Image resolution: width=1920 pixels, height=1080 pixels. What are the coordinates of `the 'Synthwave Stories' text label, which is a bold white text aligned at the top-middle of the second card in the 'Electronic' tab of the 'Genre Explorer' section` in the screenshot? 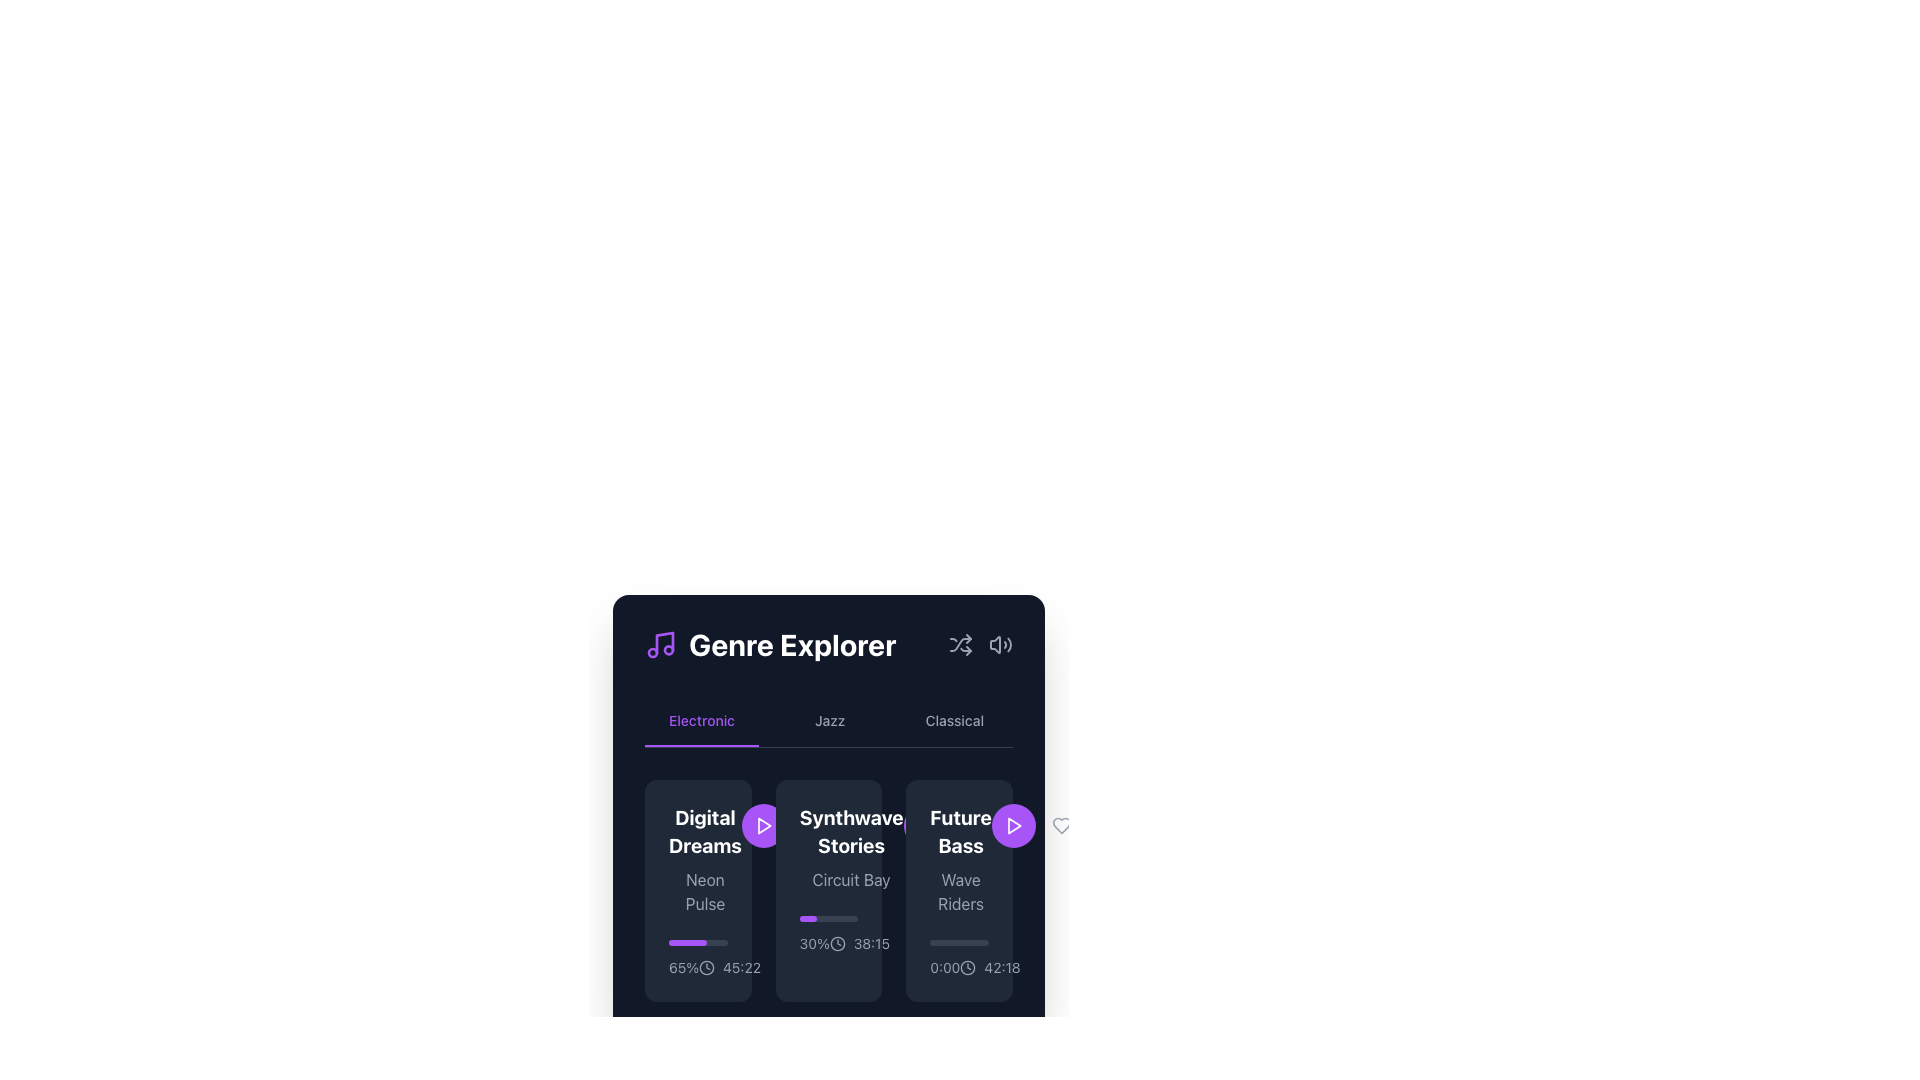 It's located at (829, 848).